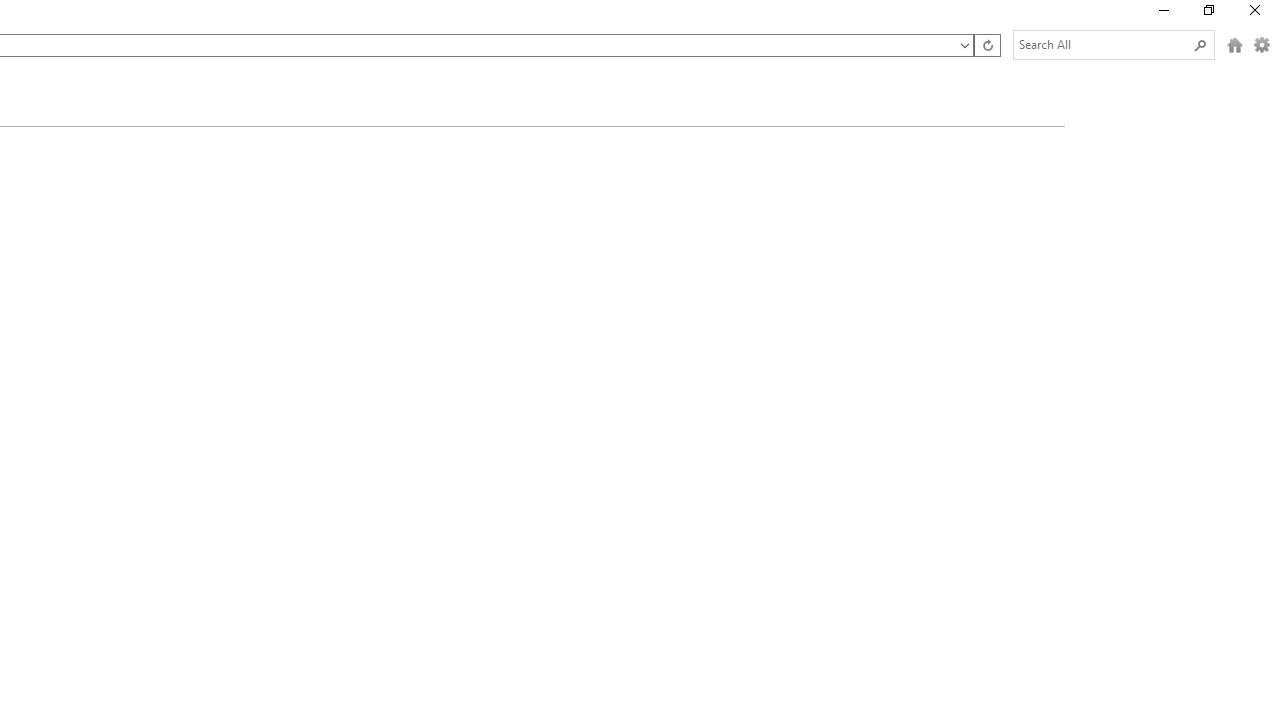 The height and width of the screenshot is (720, 1280). Describe the element at coordinates (987, 45) in the screenshot. I see `'Refresh button'` at that location.